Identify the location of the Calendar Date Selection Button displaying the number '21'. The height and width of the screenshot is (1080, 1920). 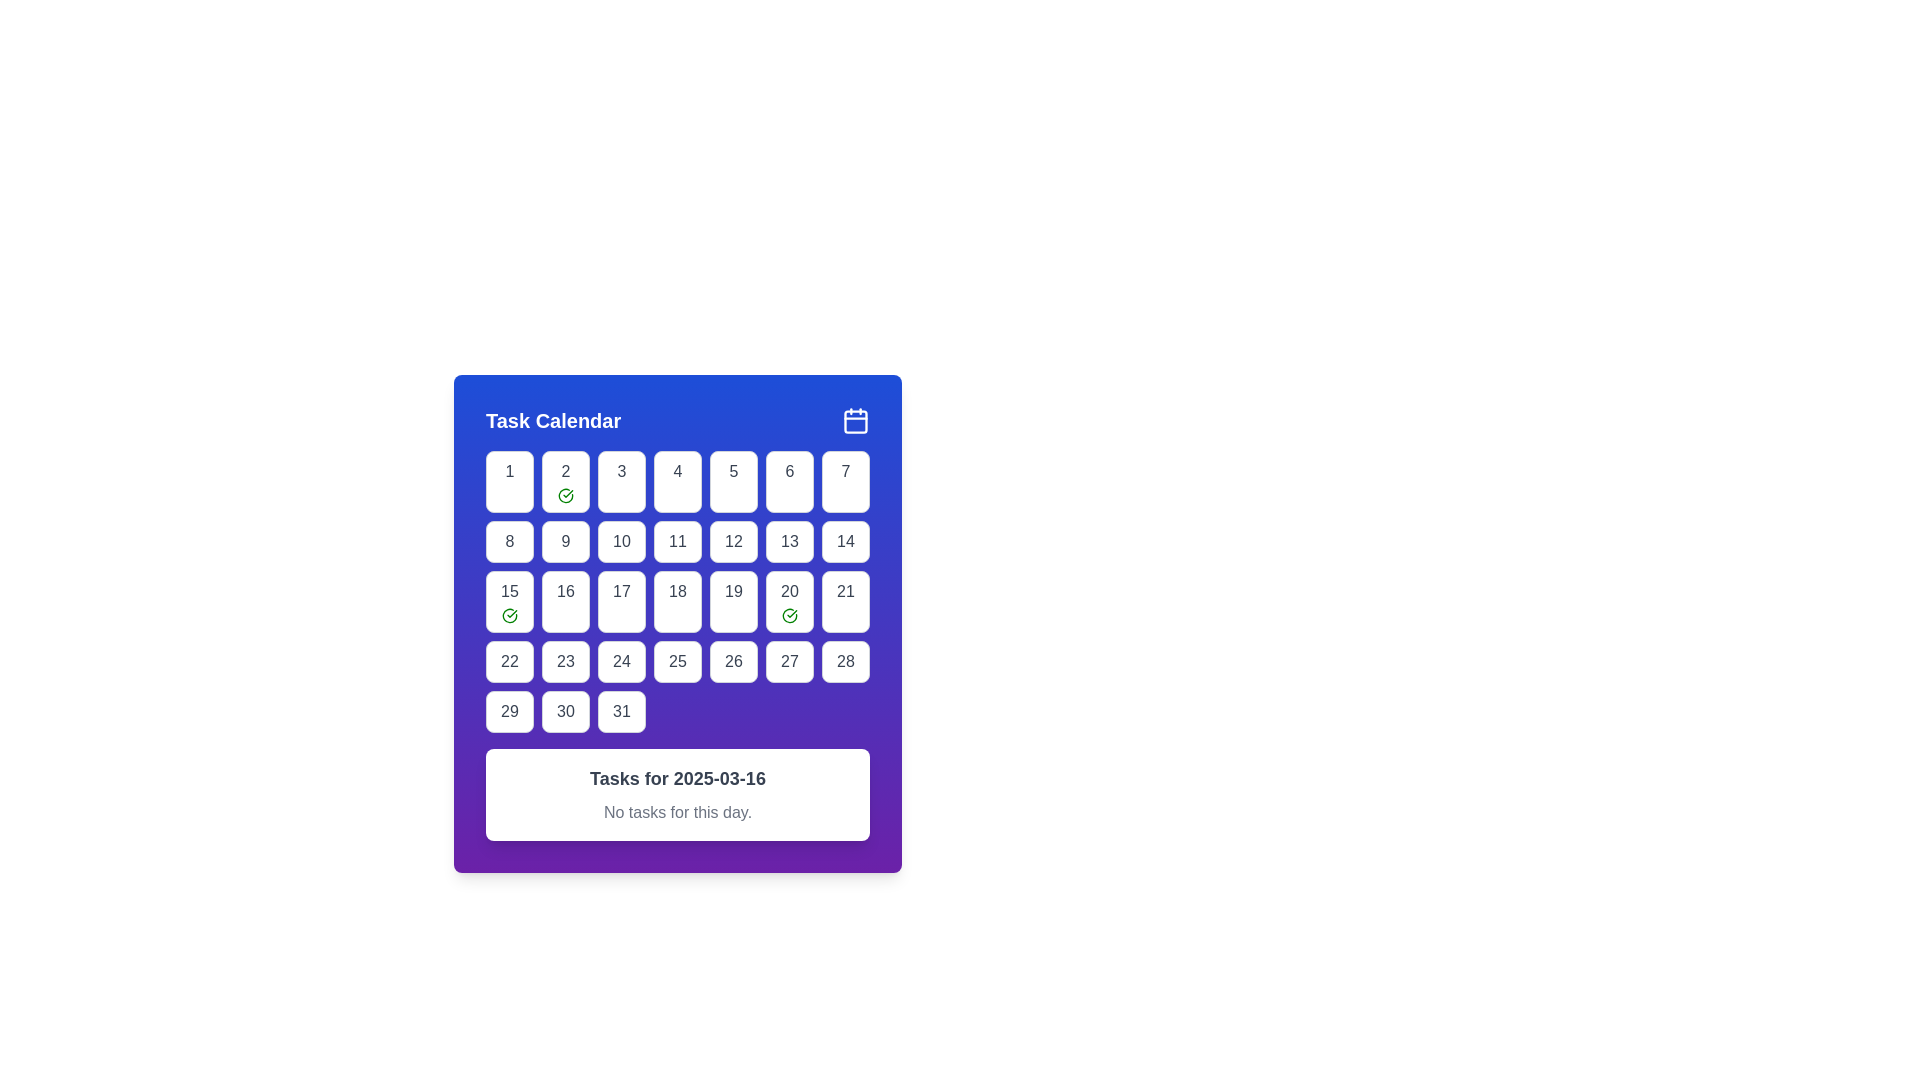
(845, 590).